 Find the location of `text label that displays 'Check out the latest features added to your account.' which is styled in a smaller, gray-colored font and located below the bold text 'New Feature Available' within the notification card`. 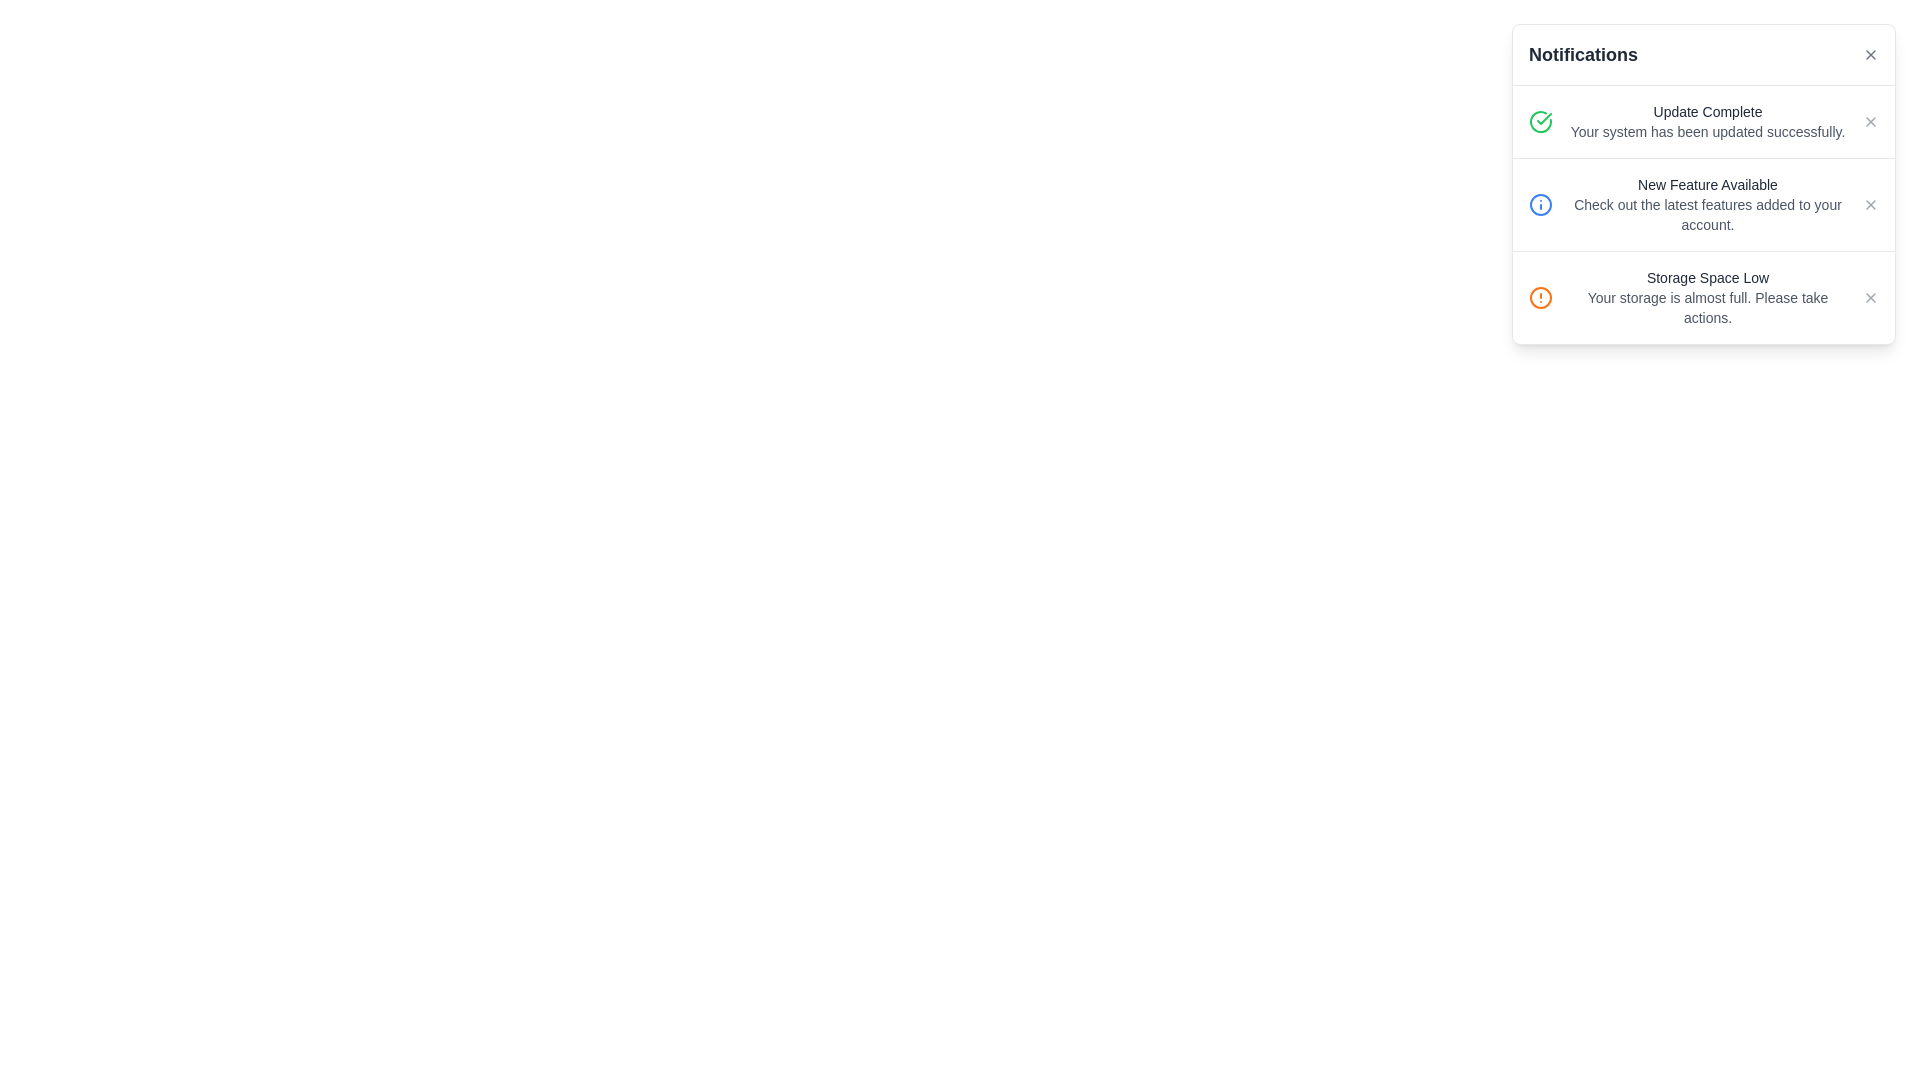

text label that displays 'Check out the latest features added to your account.' which is styled in a smaller, gray-colored font and located below the bold text 'New Feature Available' within the notification card is located at coordinates (1707, 215).